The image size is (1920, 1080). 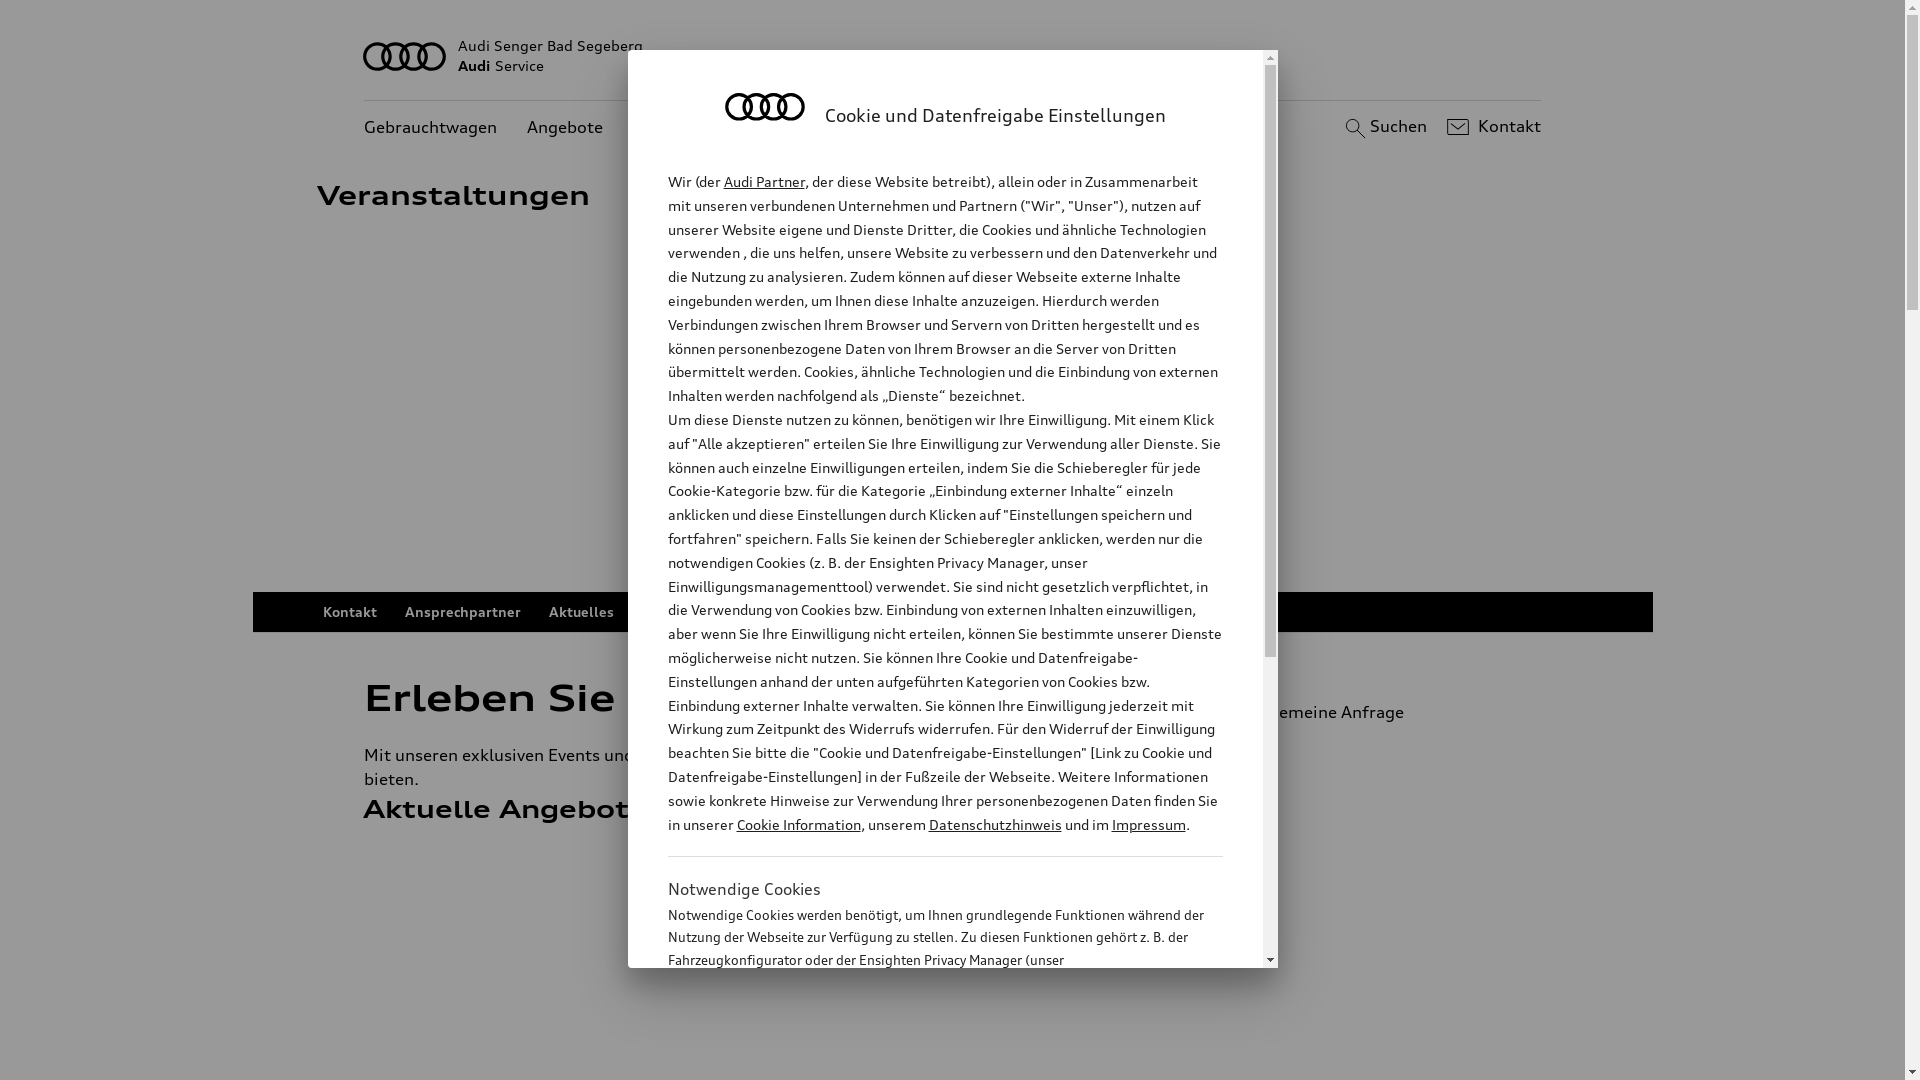 What do you see at coordinates (1376, 711) in the screenshot?
I see `'Allgemeine Anfrage'` at bounding box center [1376, 711].